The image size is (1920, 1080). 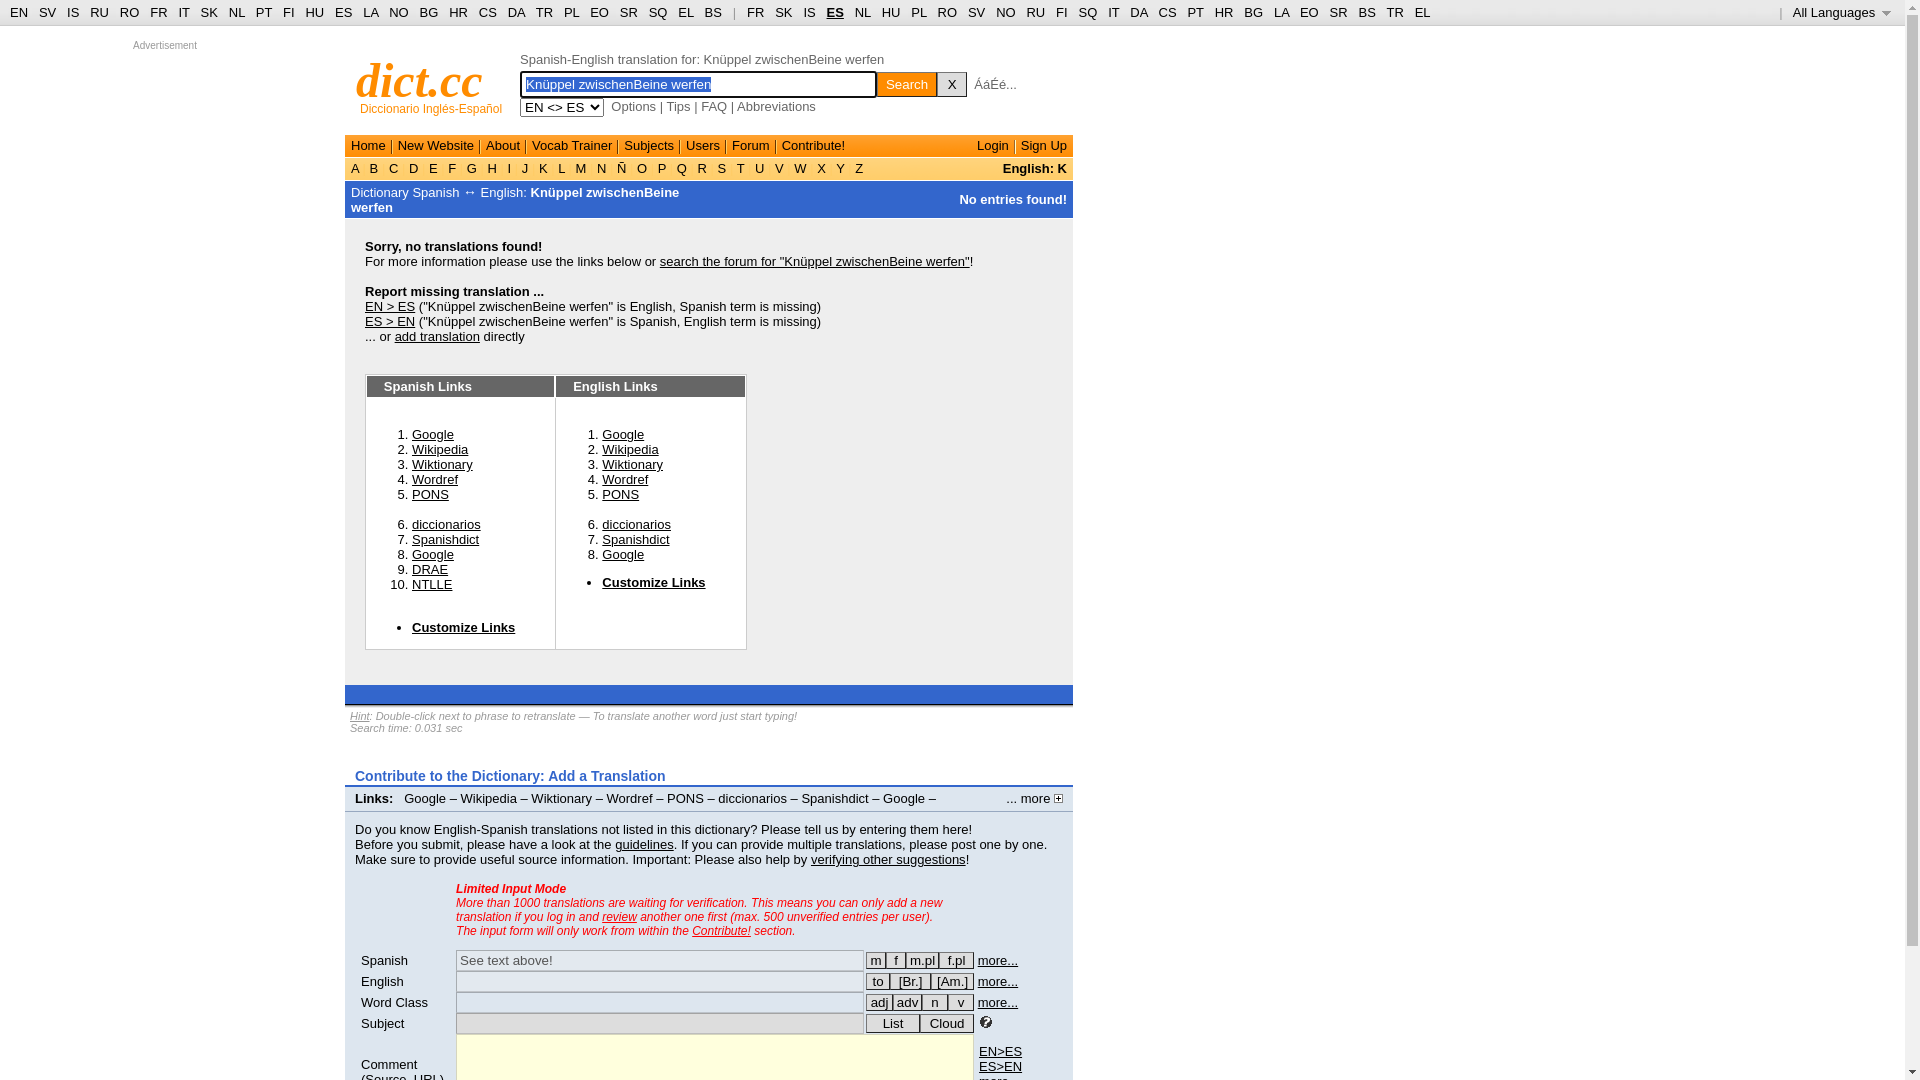 What do you see at coordinates (524, 167) in the screenshot?
I see `'J'` at bounding box center [524, 167].